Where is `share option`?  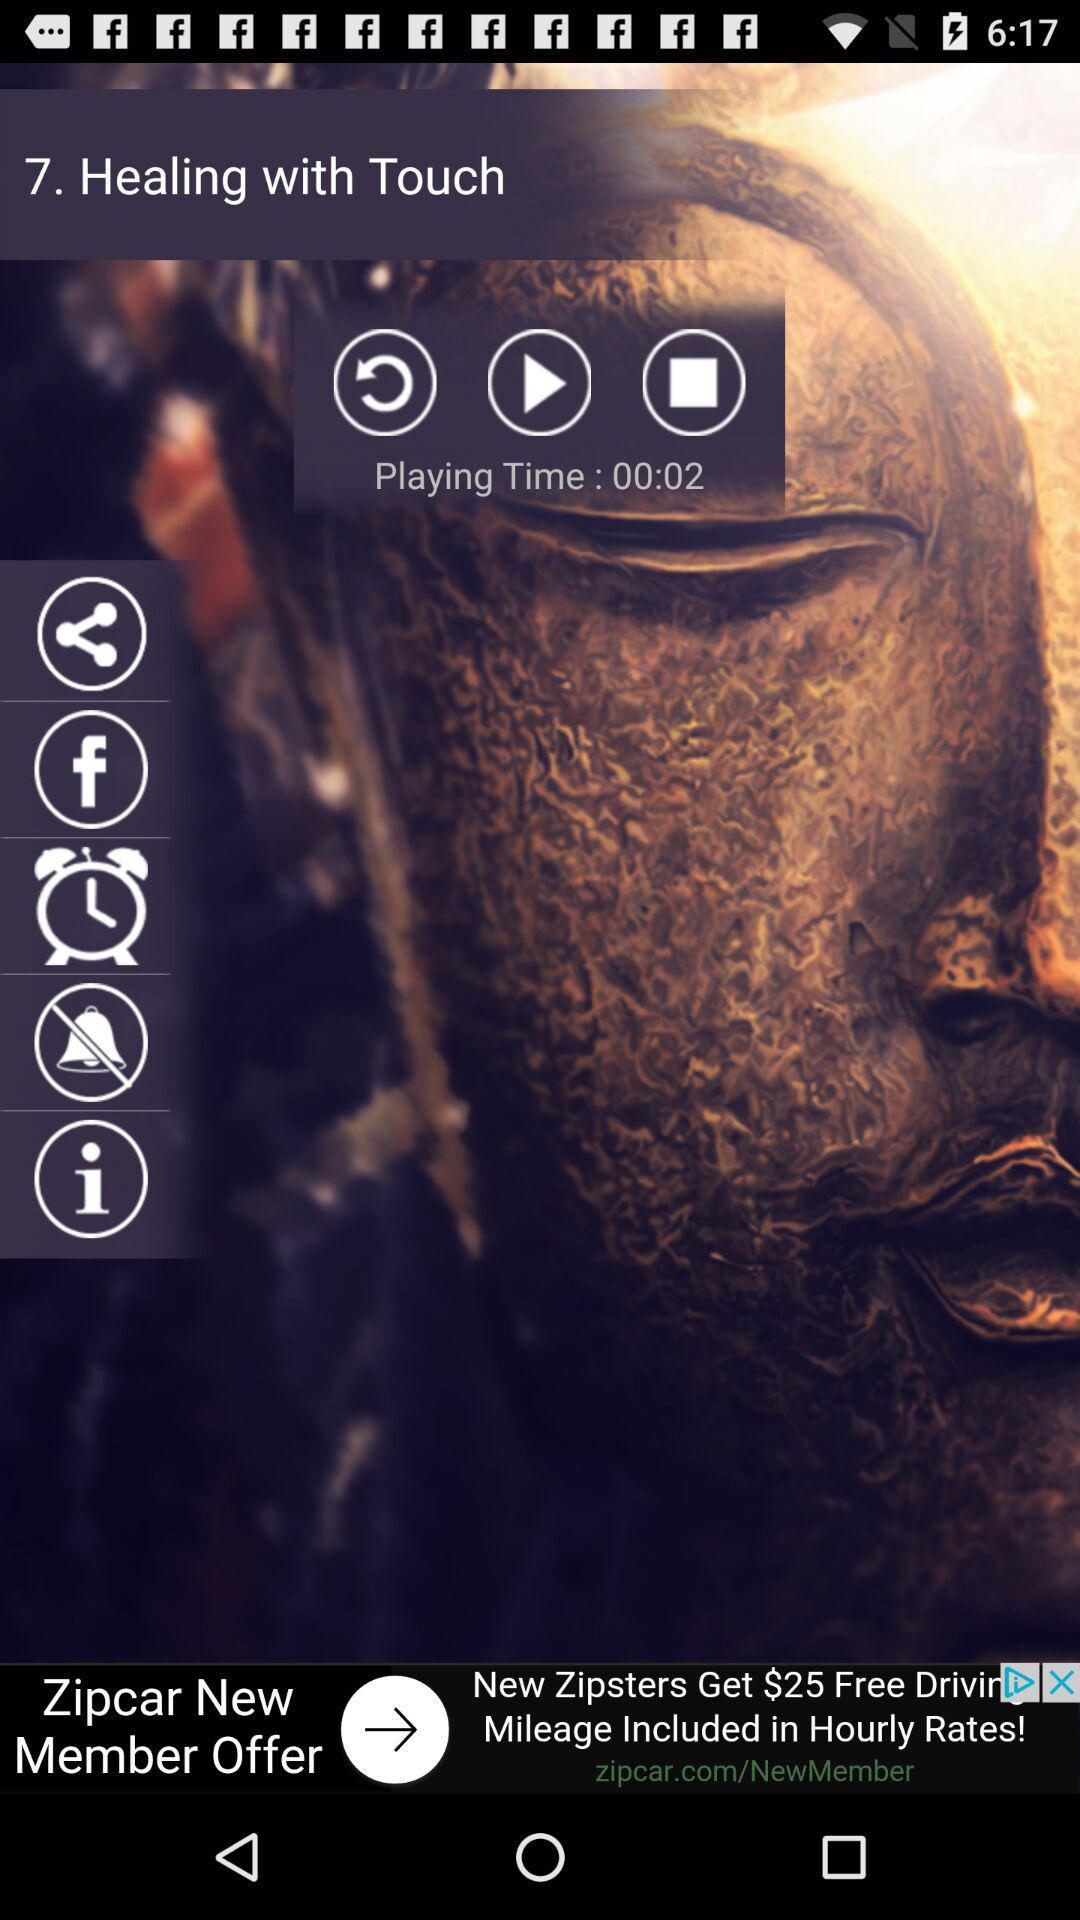
share option is located at coordinates (91, 632).